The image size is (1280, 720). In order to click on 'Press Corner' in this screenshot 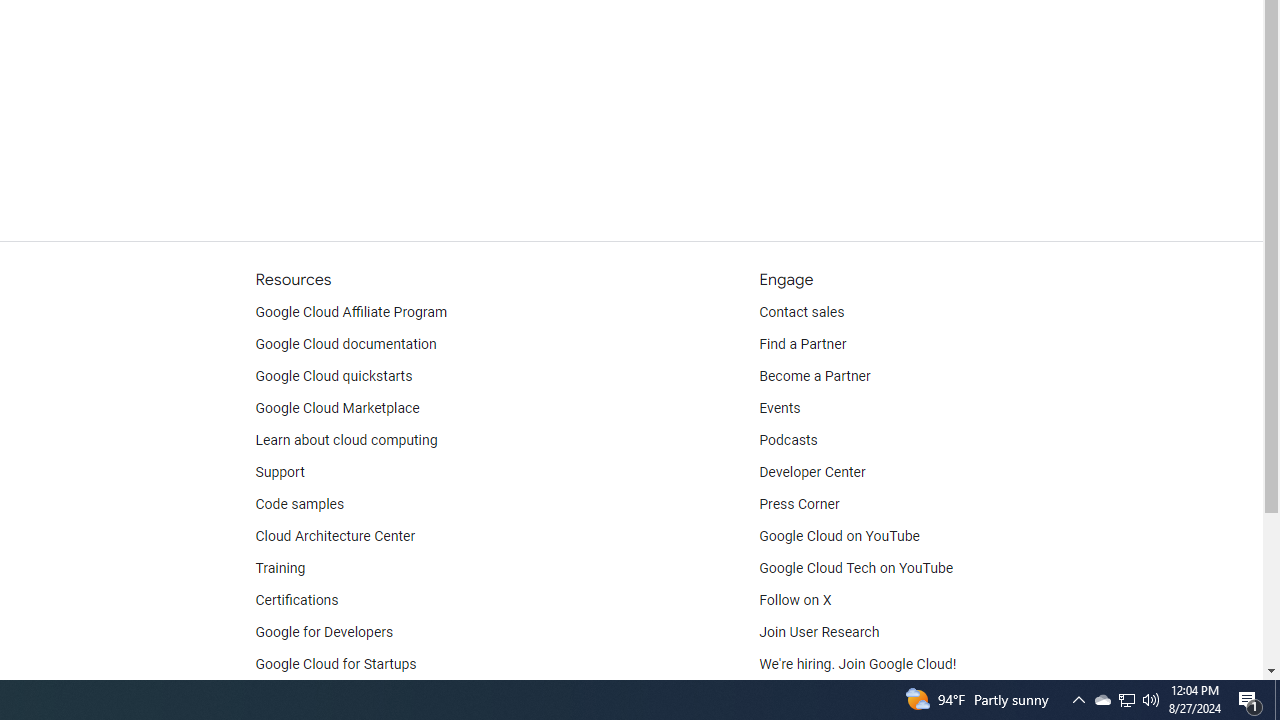, I will do `click(798, 504)`.